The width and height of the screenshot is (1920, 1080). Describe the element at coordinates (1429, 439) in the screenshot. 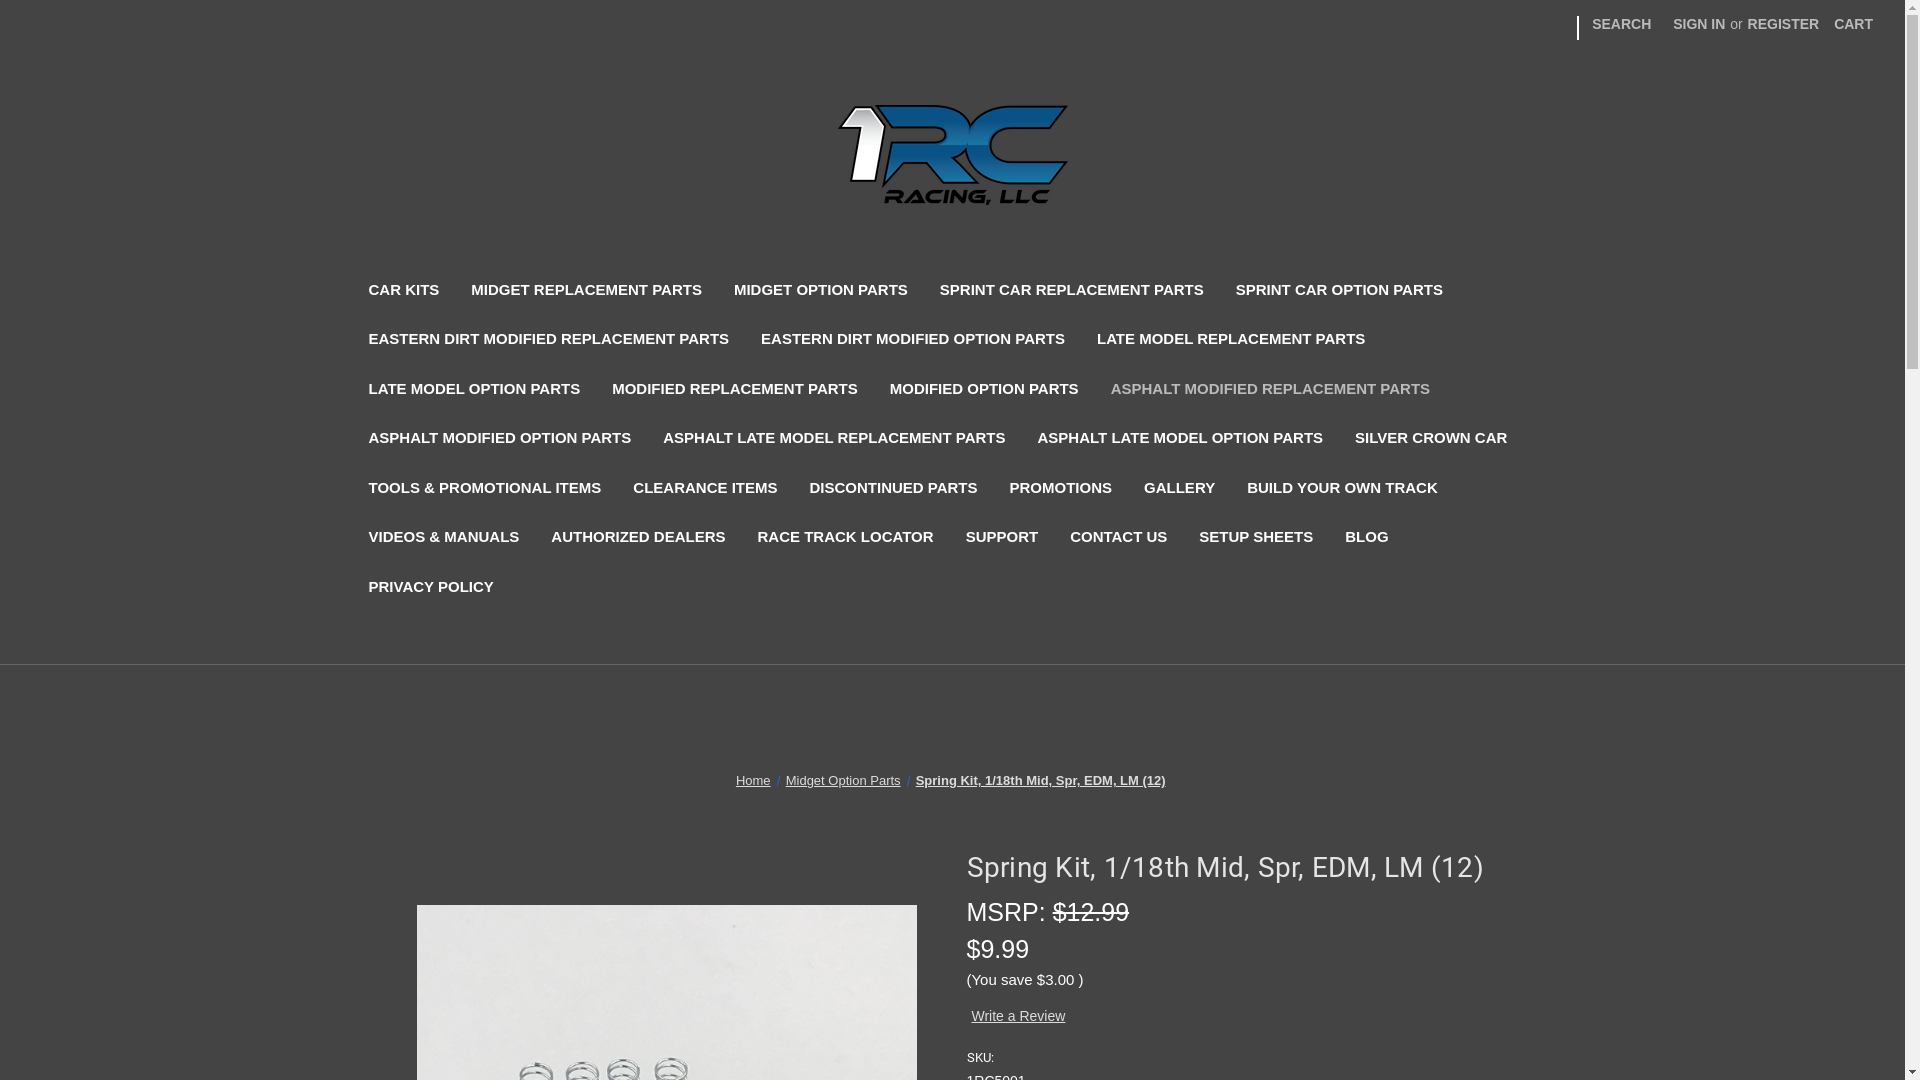

I see `'SILVER CROWN CAR'` at that location.